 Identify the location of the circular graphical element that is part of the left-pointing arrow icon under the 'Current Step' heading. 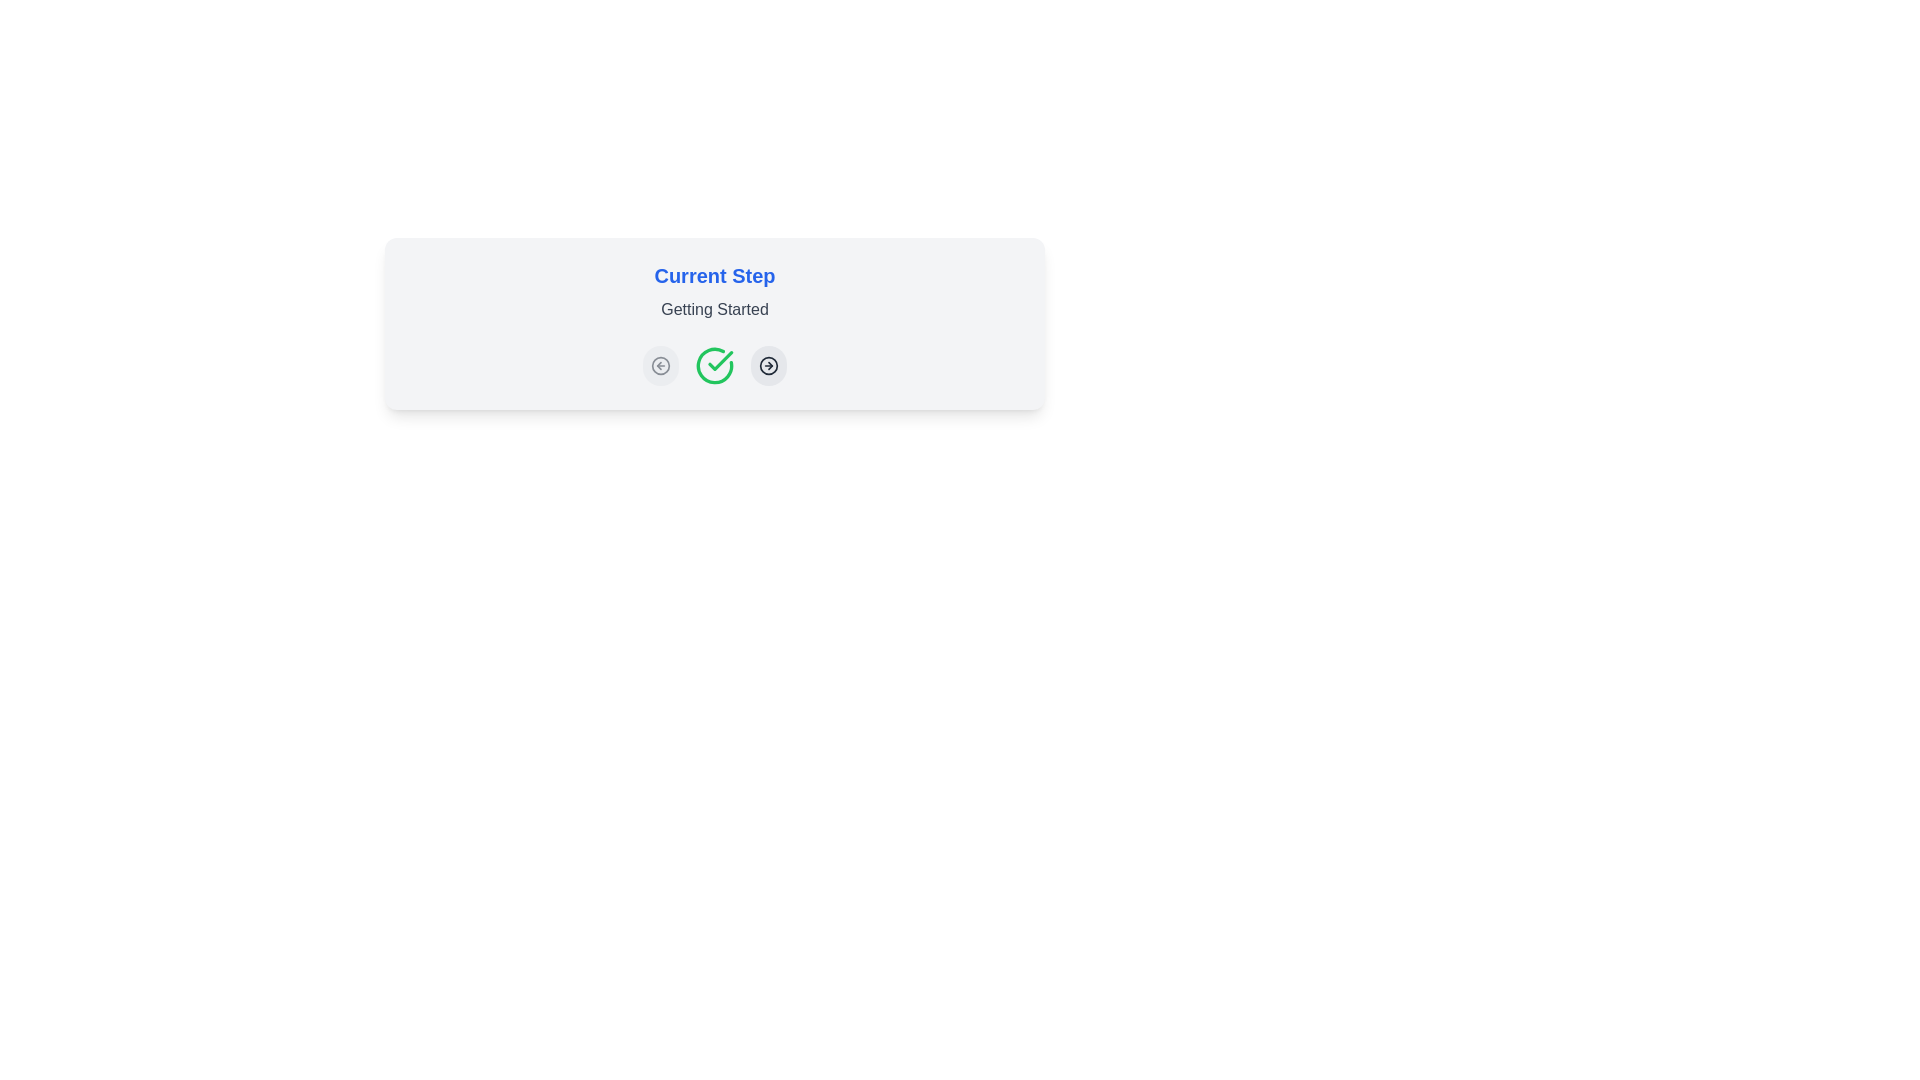
(661, 366).